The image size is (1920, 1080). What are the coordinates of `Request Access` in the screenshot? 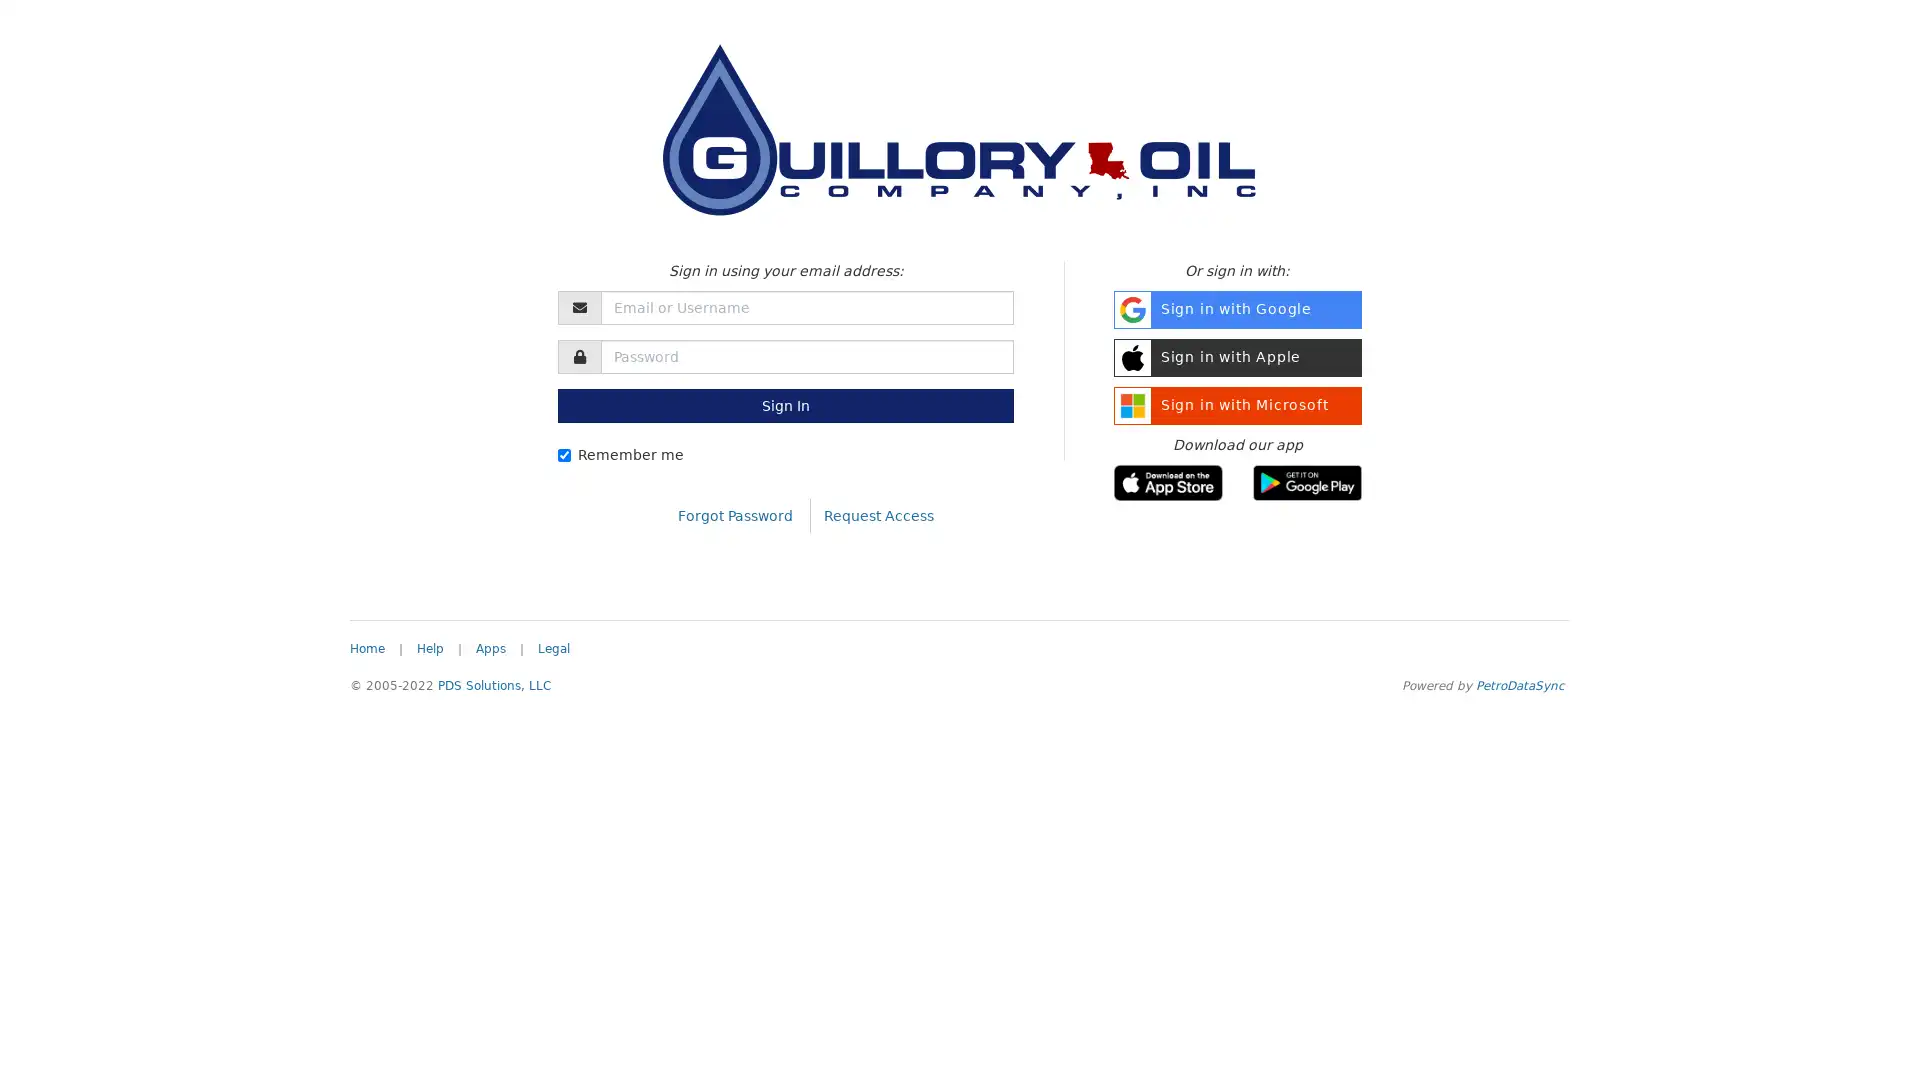 It's located at (878, 514).